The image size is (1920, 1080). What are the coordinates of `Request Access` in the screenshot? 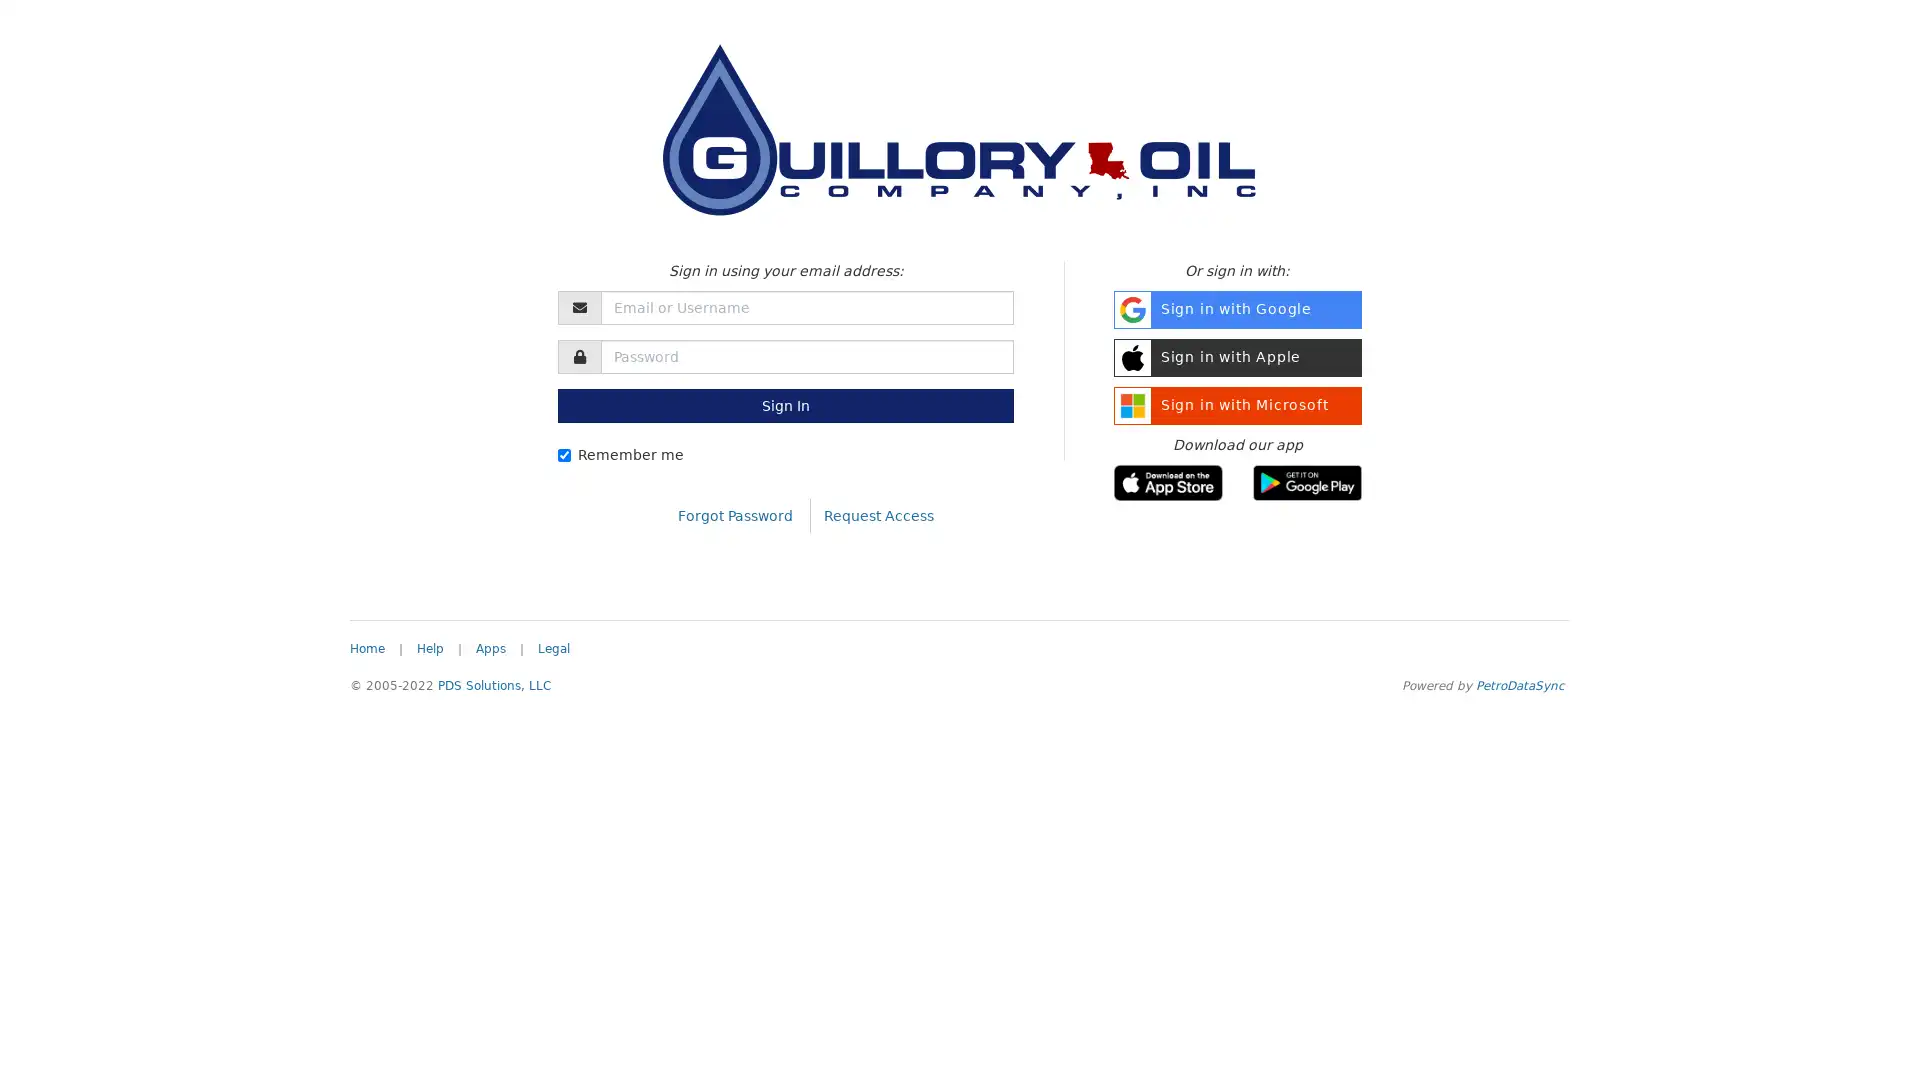 It's located at (878, 514).